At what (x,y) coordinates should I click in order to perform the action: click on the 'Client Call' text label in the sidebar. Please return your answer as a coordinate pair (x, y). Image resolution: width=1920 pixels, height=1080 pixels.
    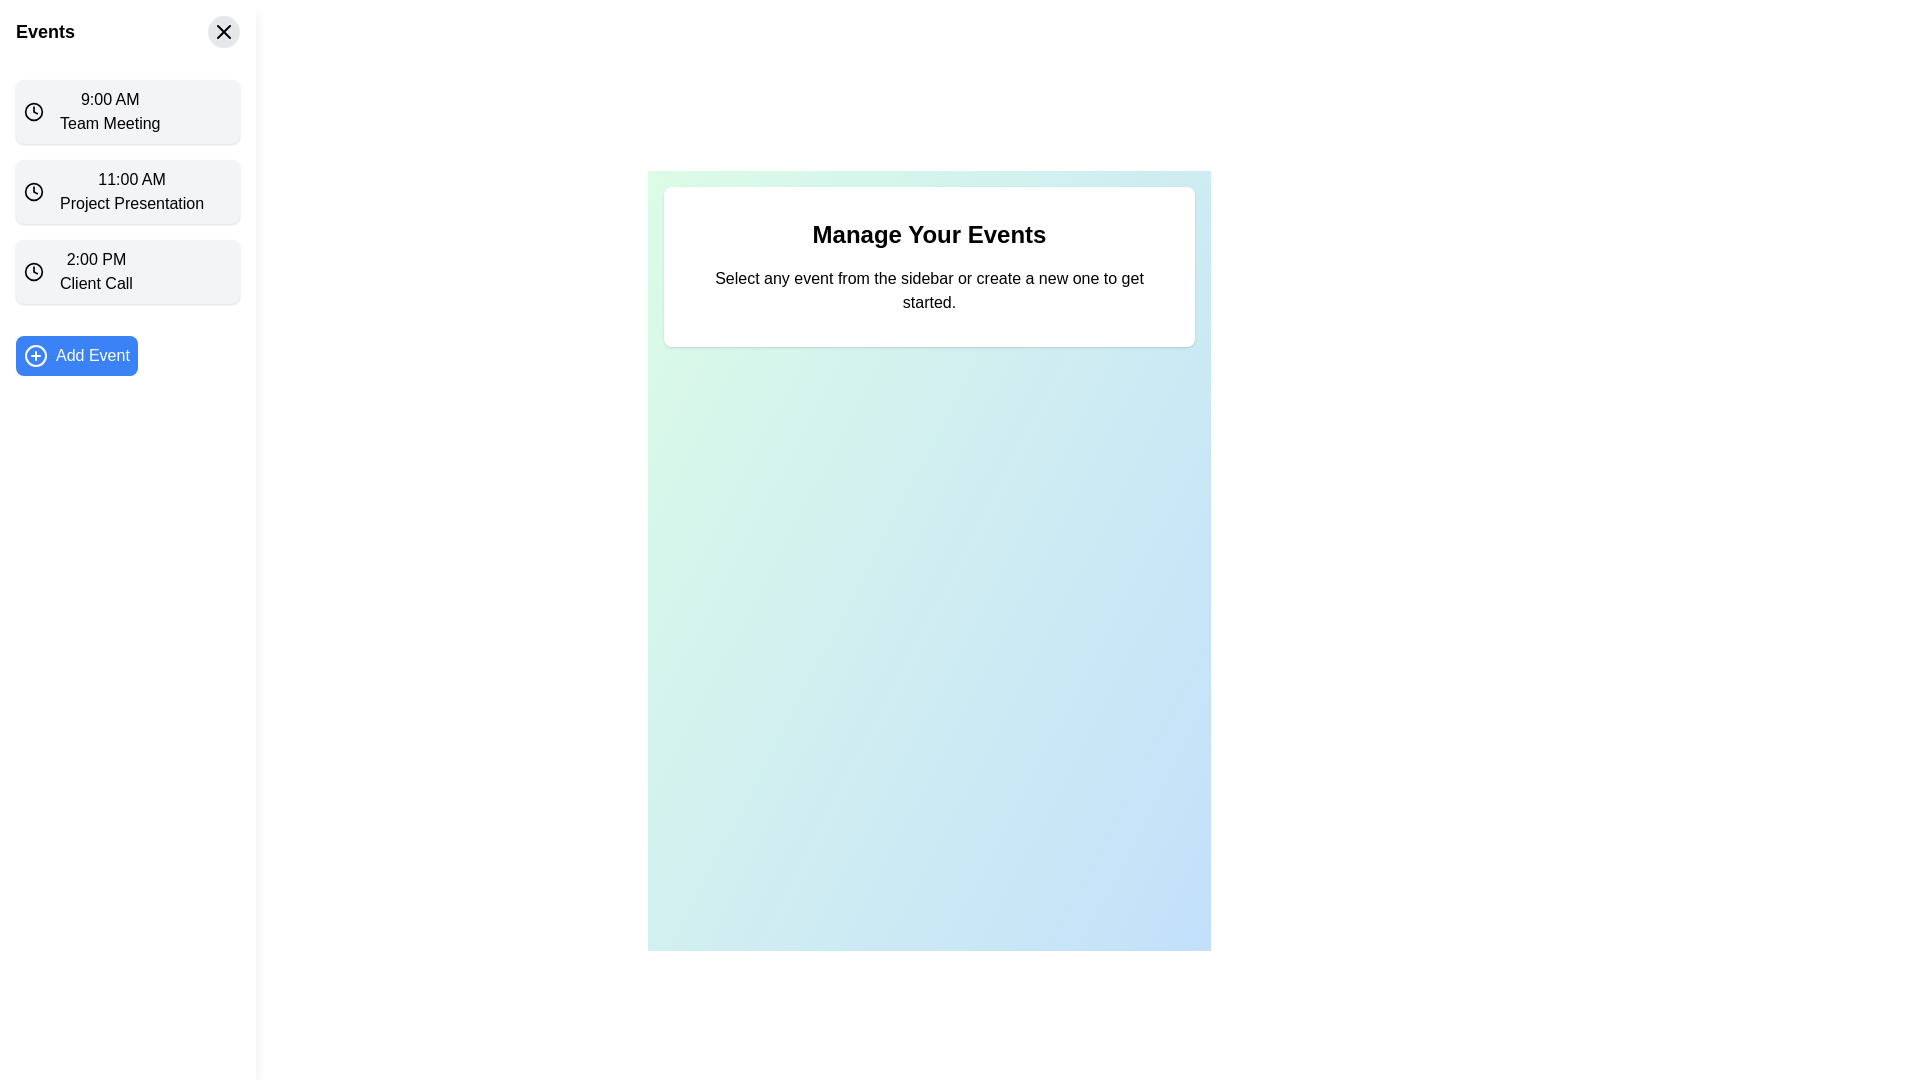
    Looking at the image, I should click on (95, 284).